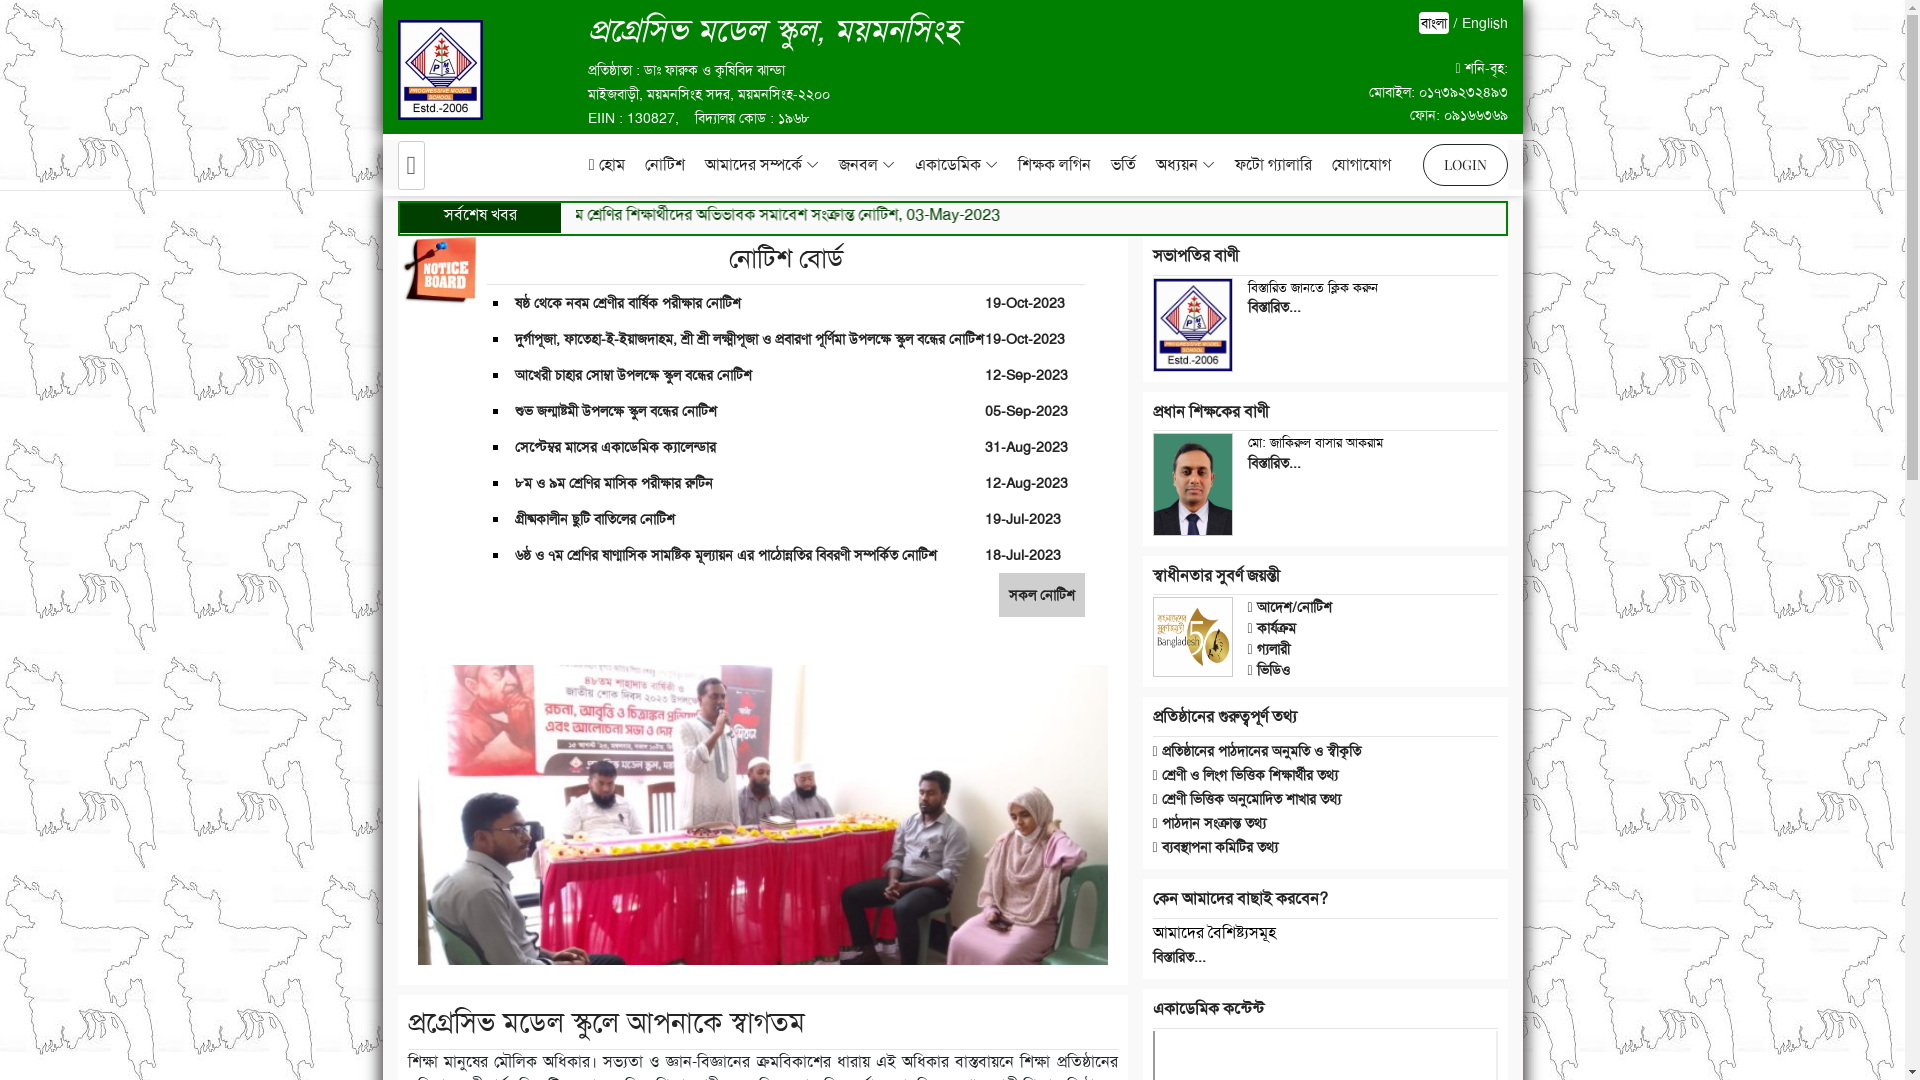  What do you see at coordinates (1026, 410) in the screenshot?
I see `'05-Sep-2023'` at bounding box center [1026, 410].